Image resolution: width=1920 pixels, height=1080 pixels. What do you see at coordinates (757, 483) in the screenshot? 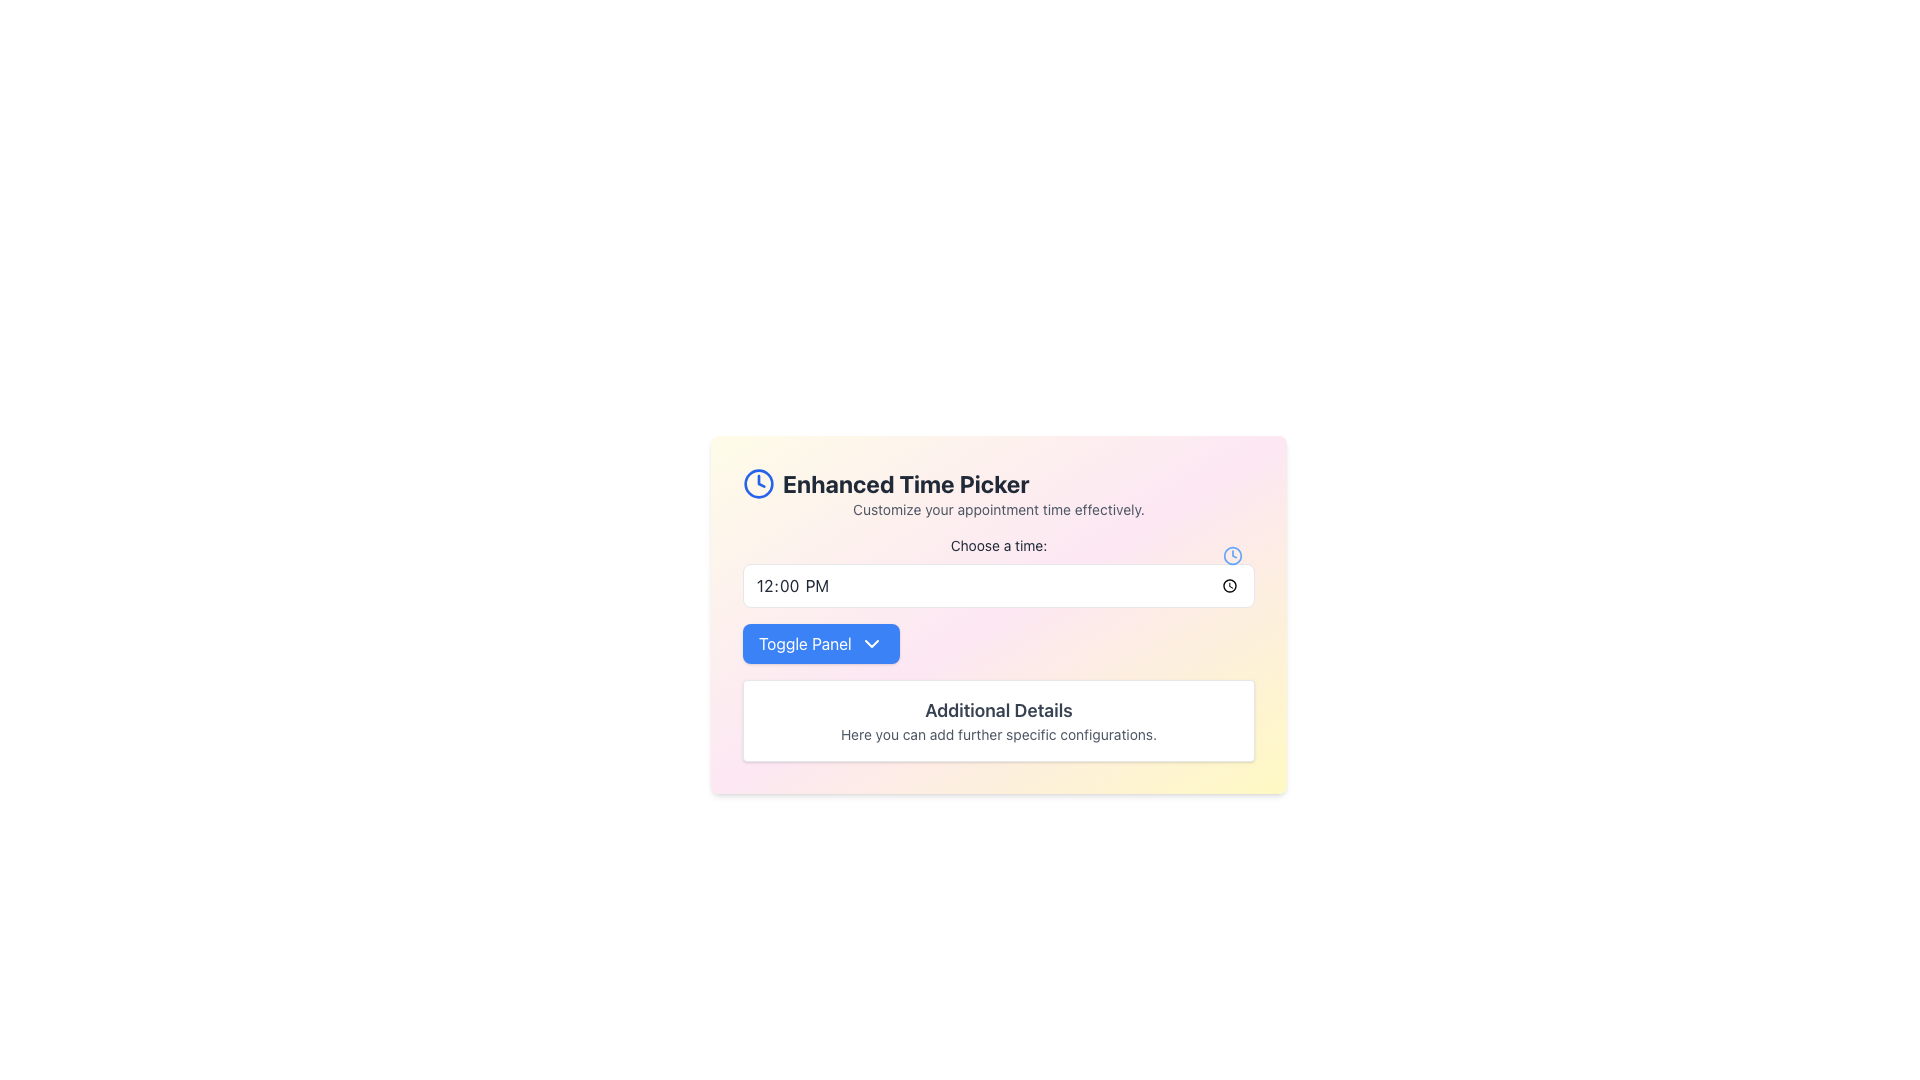
I see `the circular-shaped graphical component representing the outer boundary of the clock icon, which is located to the left of the title 'Enhanced Time Picker'` at bounding box center [757, 483].